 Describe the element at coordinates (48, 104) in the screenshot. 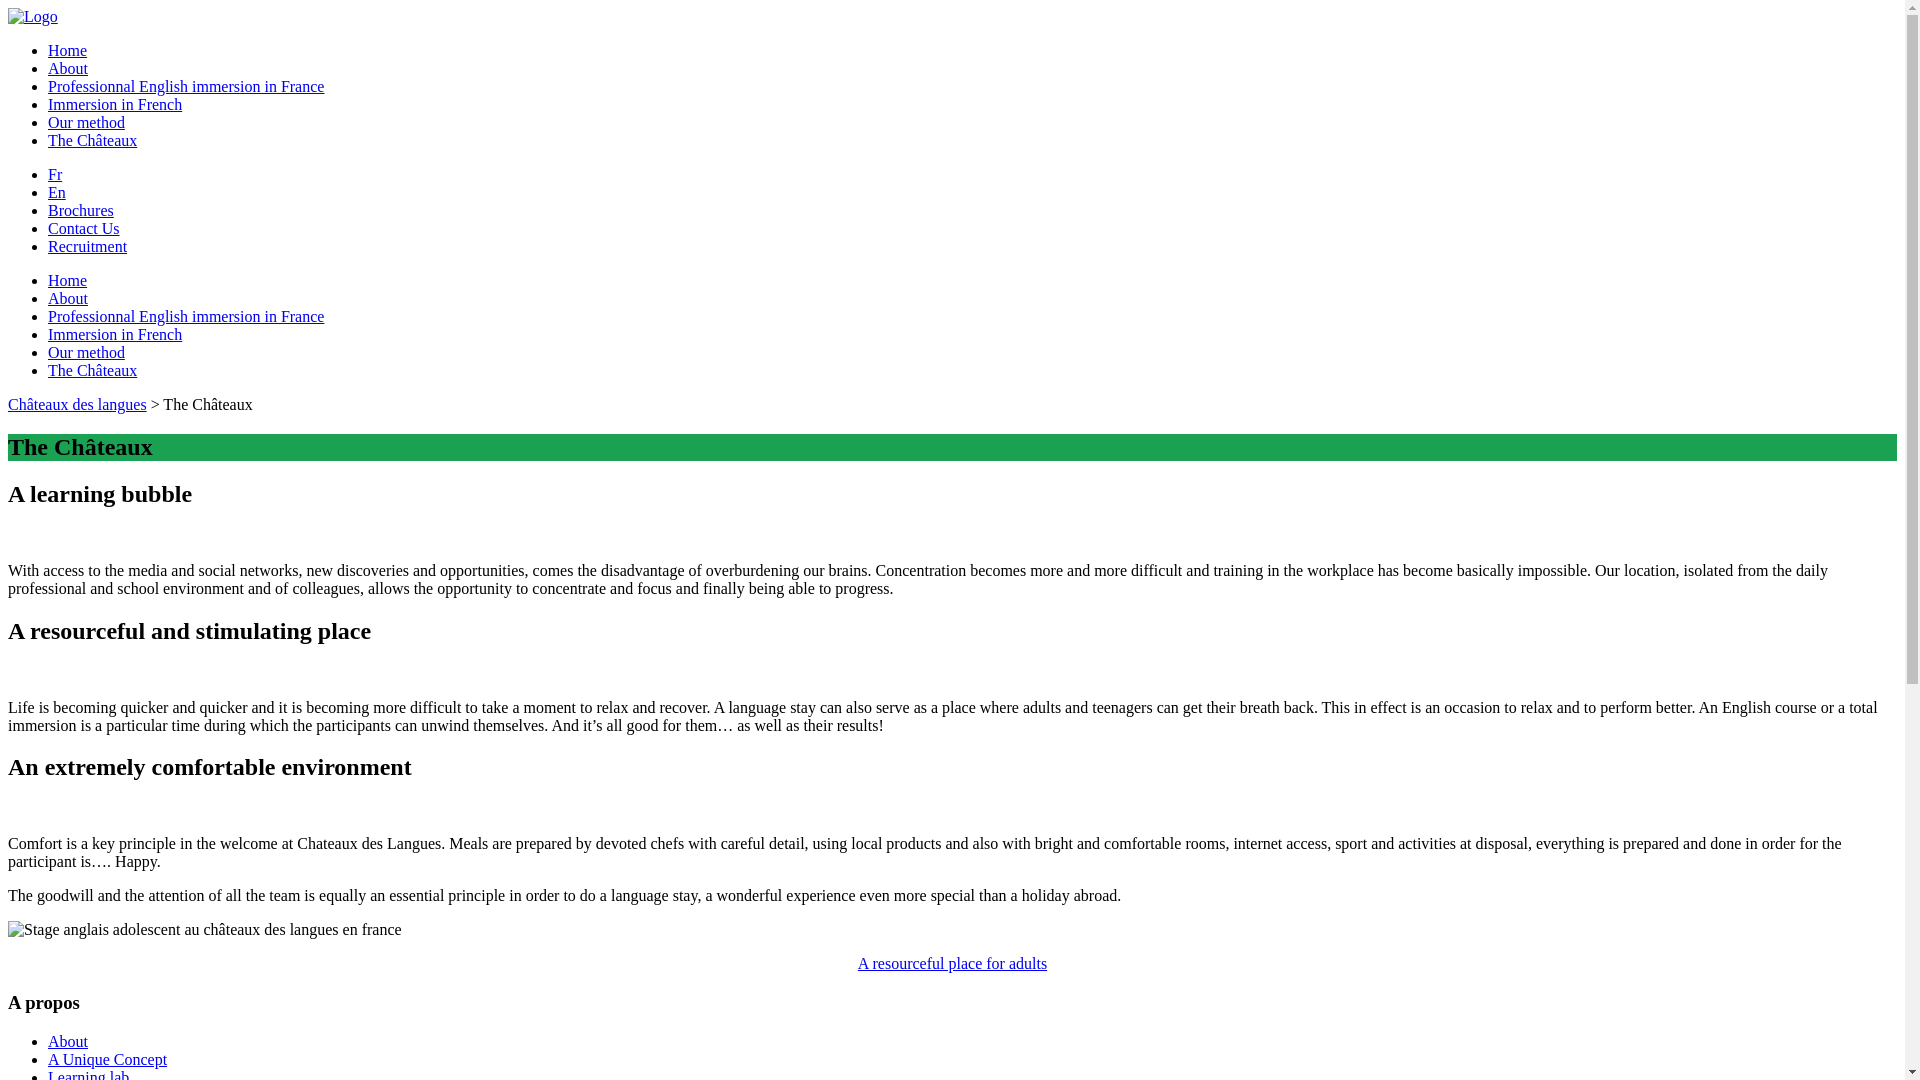

I see `'Immersion in French'` at that location.